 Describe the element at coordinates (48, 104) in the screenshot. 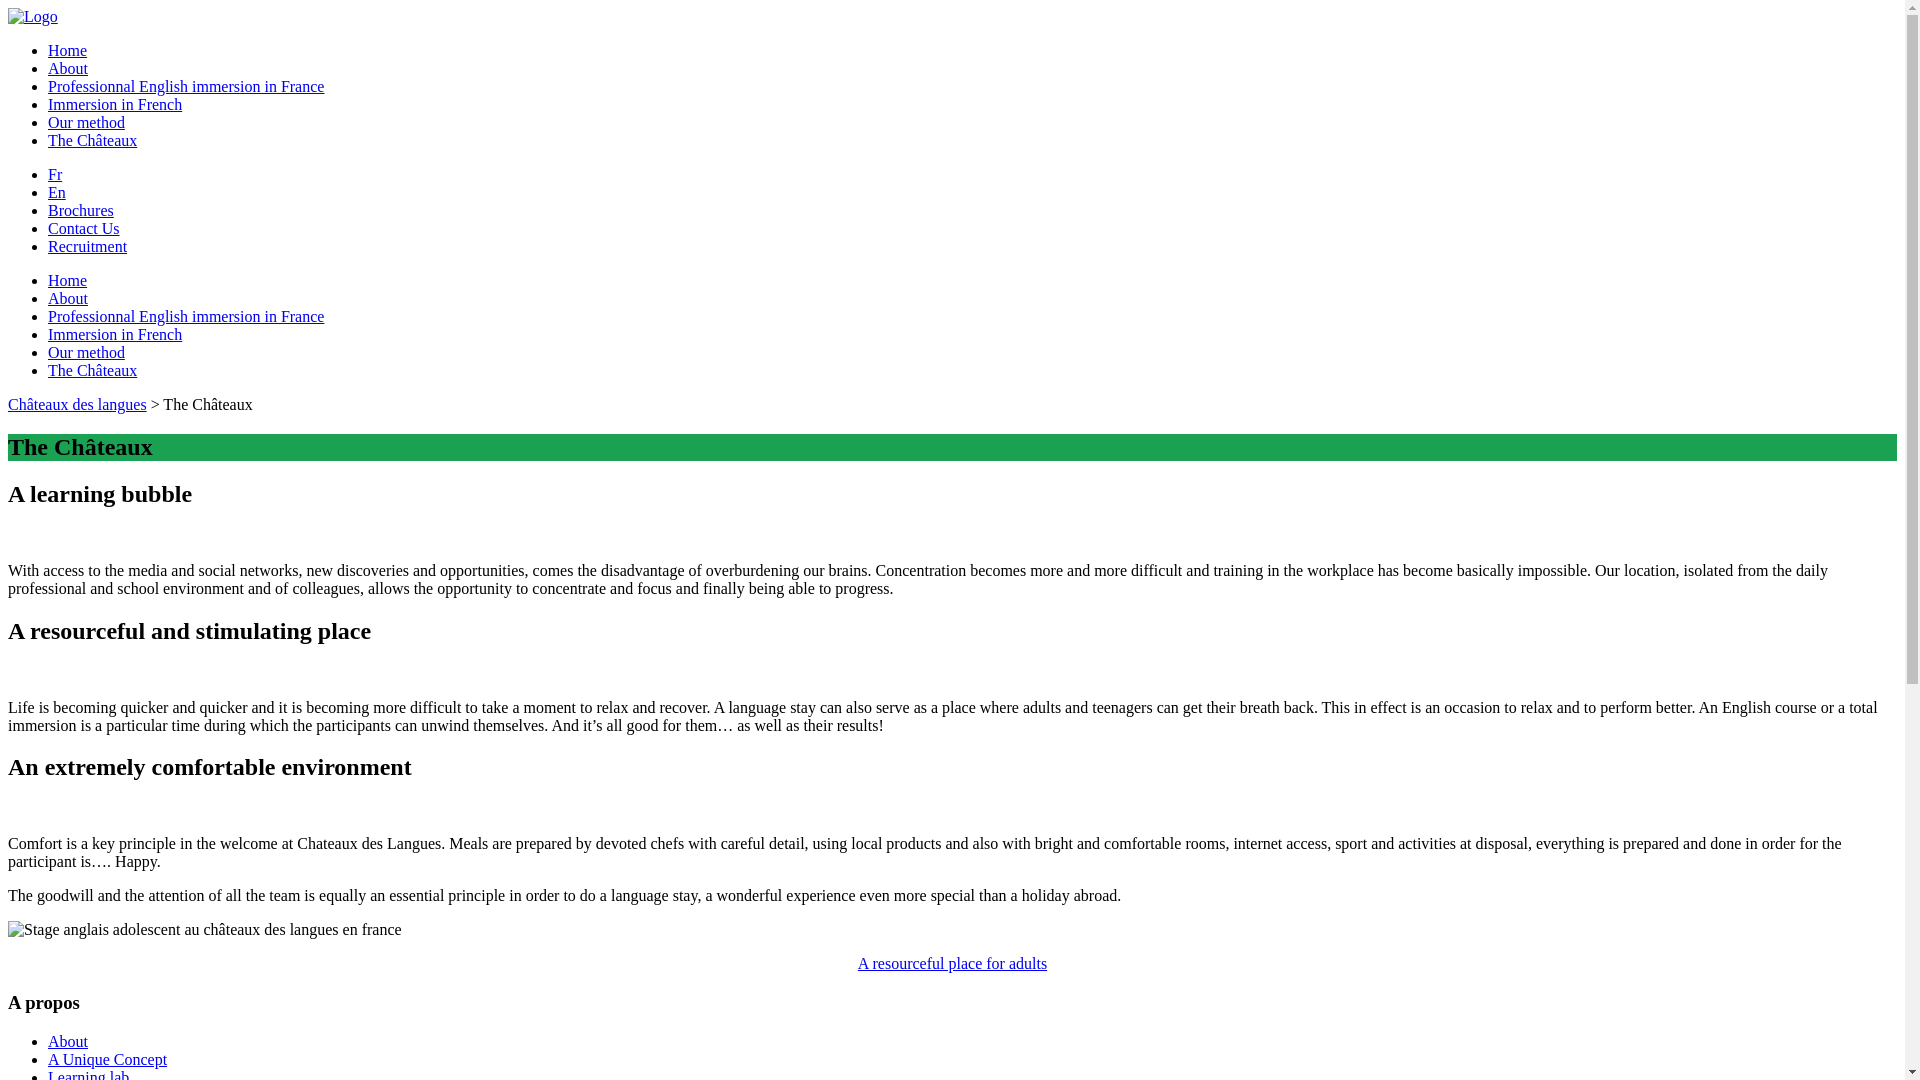

I see `'Immersion in French'` at that location.